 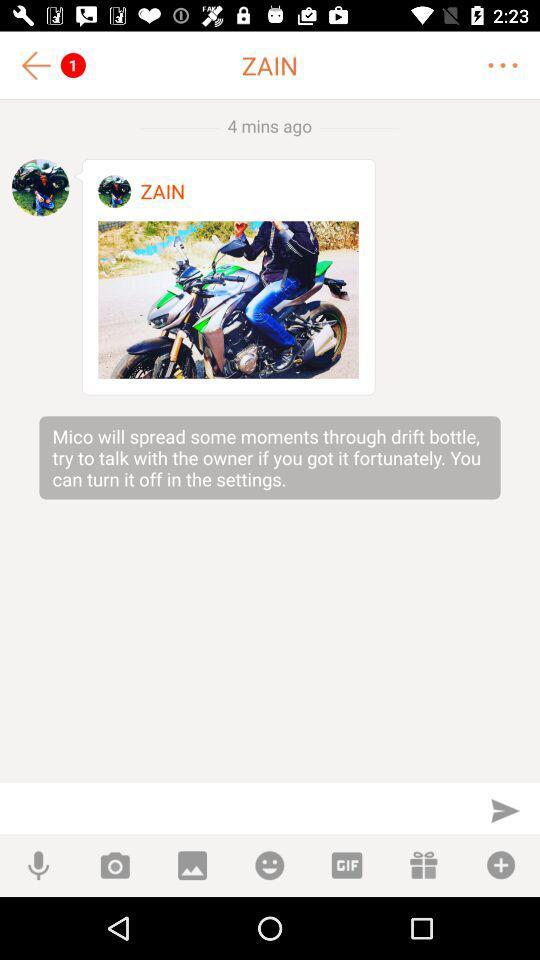 What do you see at coordinates (40, 187) in the screenshot?
I see `profile` at bounding box center [40, 187].